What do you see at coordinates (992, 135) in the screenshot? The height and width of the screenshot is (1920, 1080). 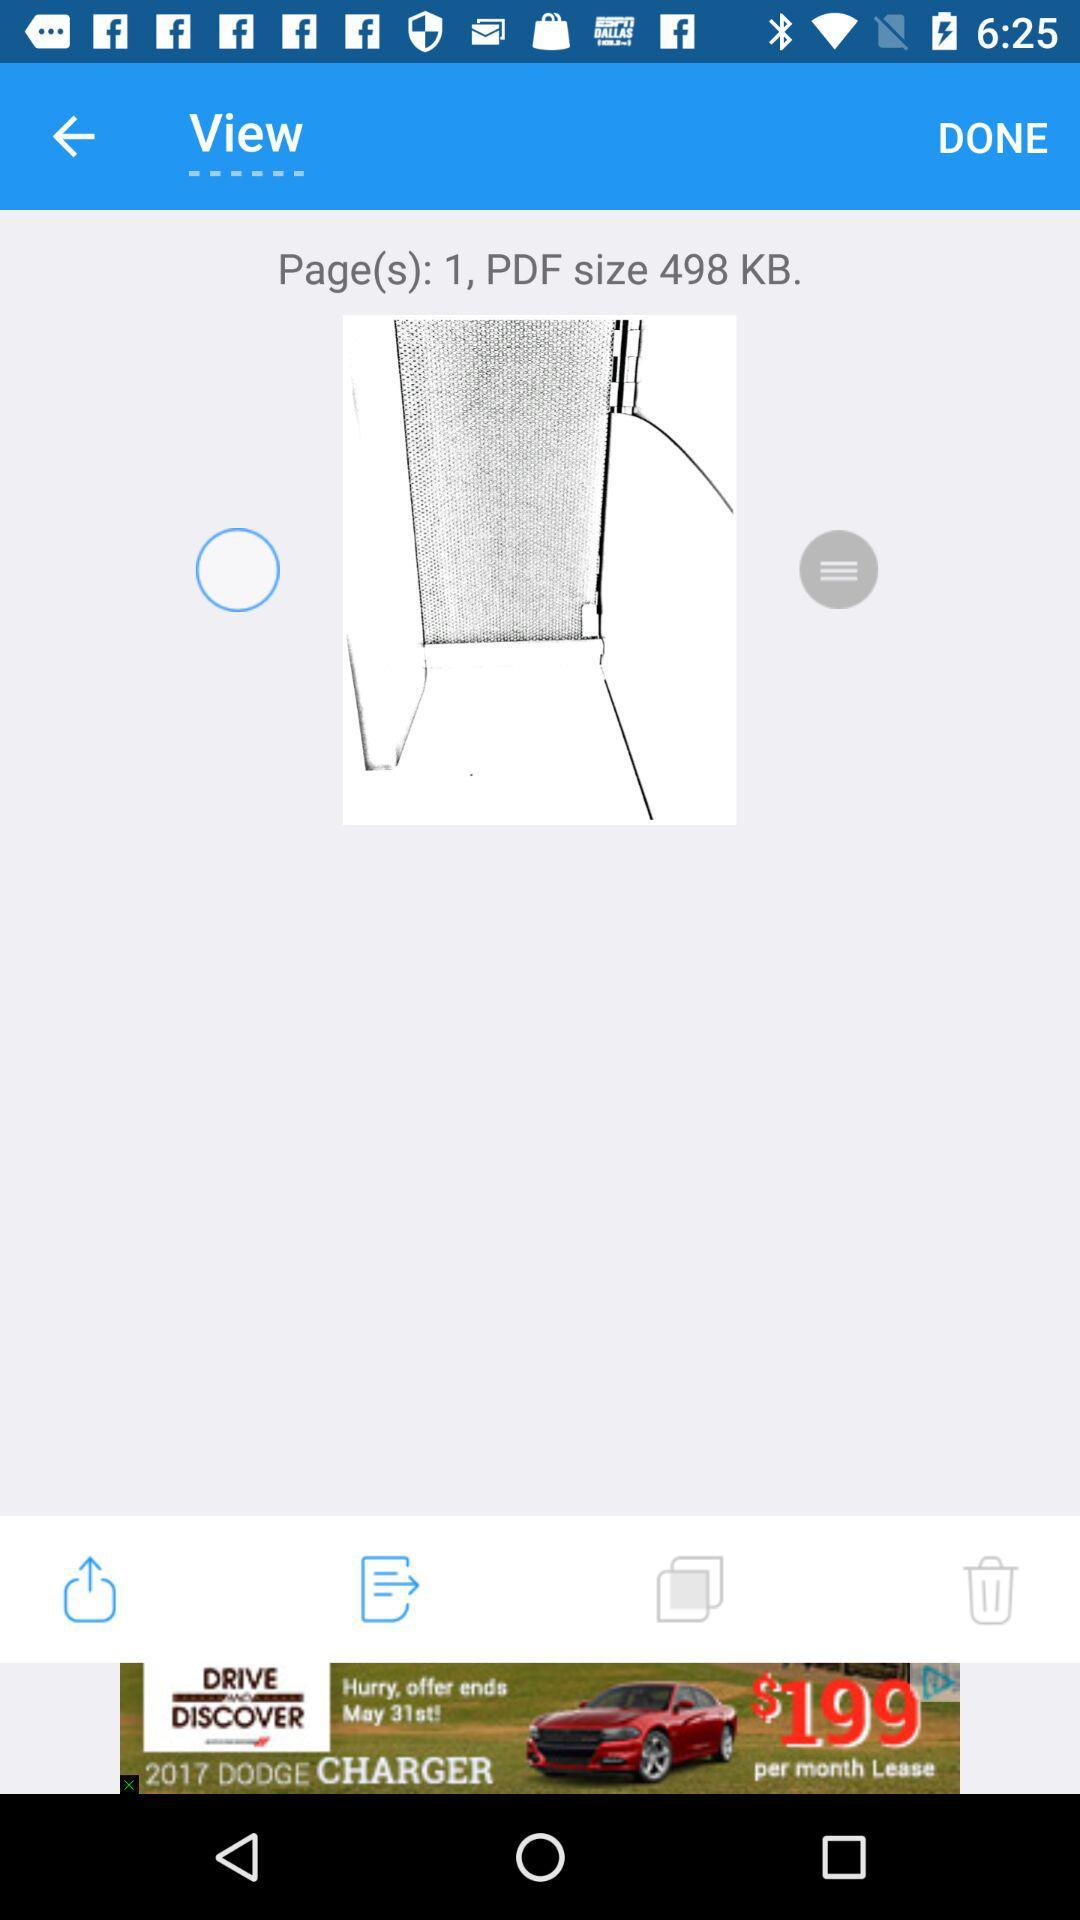 I see `icon above the page s 1 item` at bounding box center [992, 135].